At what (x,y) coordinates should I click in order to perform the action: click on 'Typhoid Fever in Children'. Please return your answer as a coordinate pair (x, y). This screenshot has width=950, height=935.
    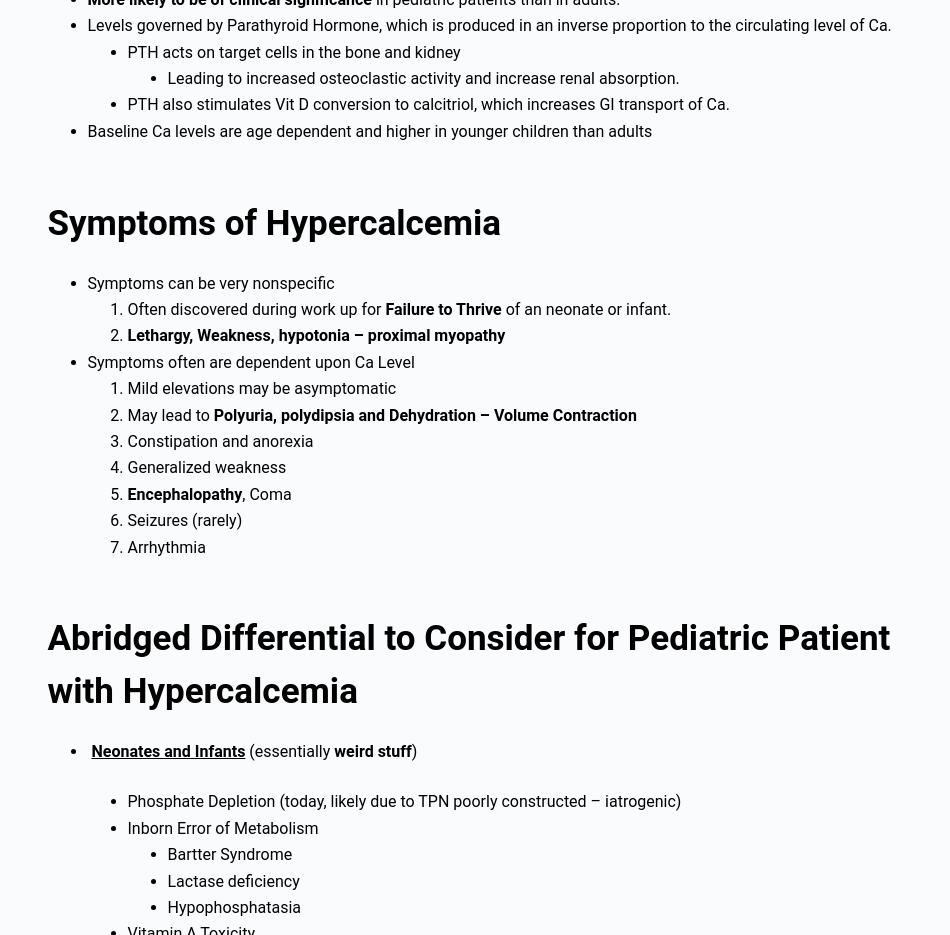
    Looking at the image, I should click on (47, 226).